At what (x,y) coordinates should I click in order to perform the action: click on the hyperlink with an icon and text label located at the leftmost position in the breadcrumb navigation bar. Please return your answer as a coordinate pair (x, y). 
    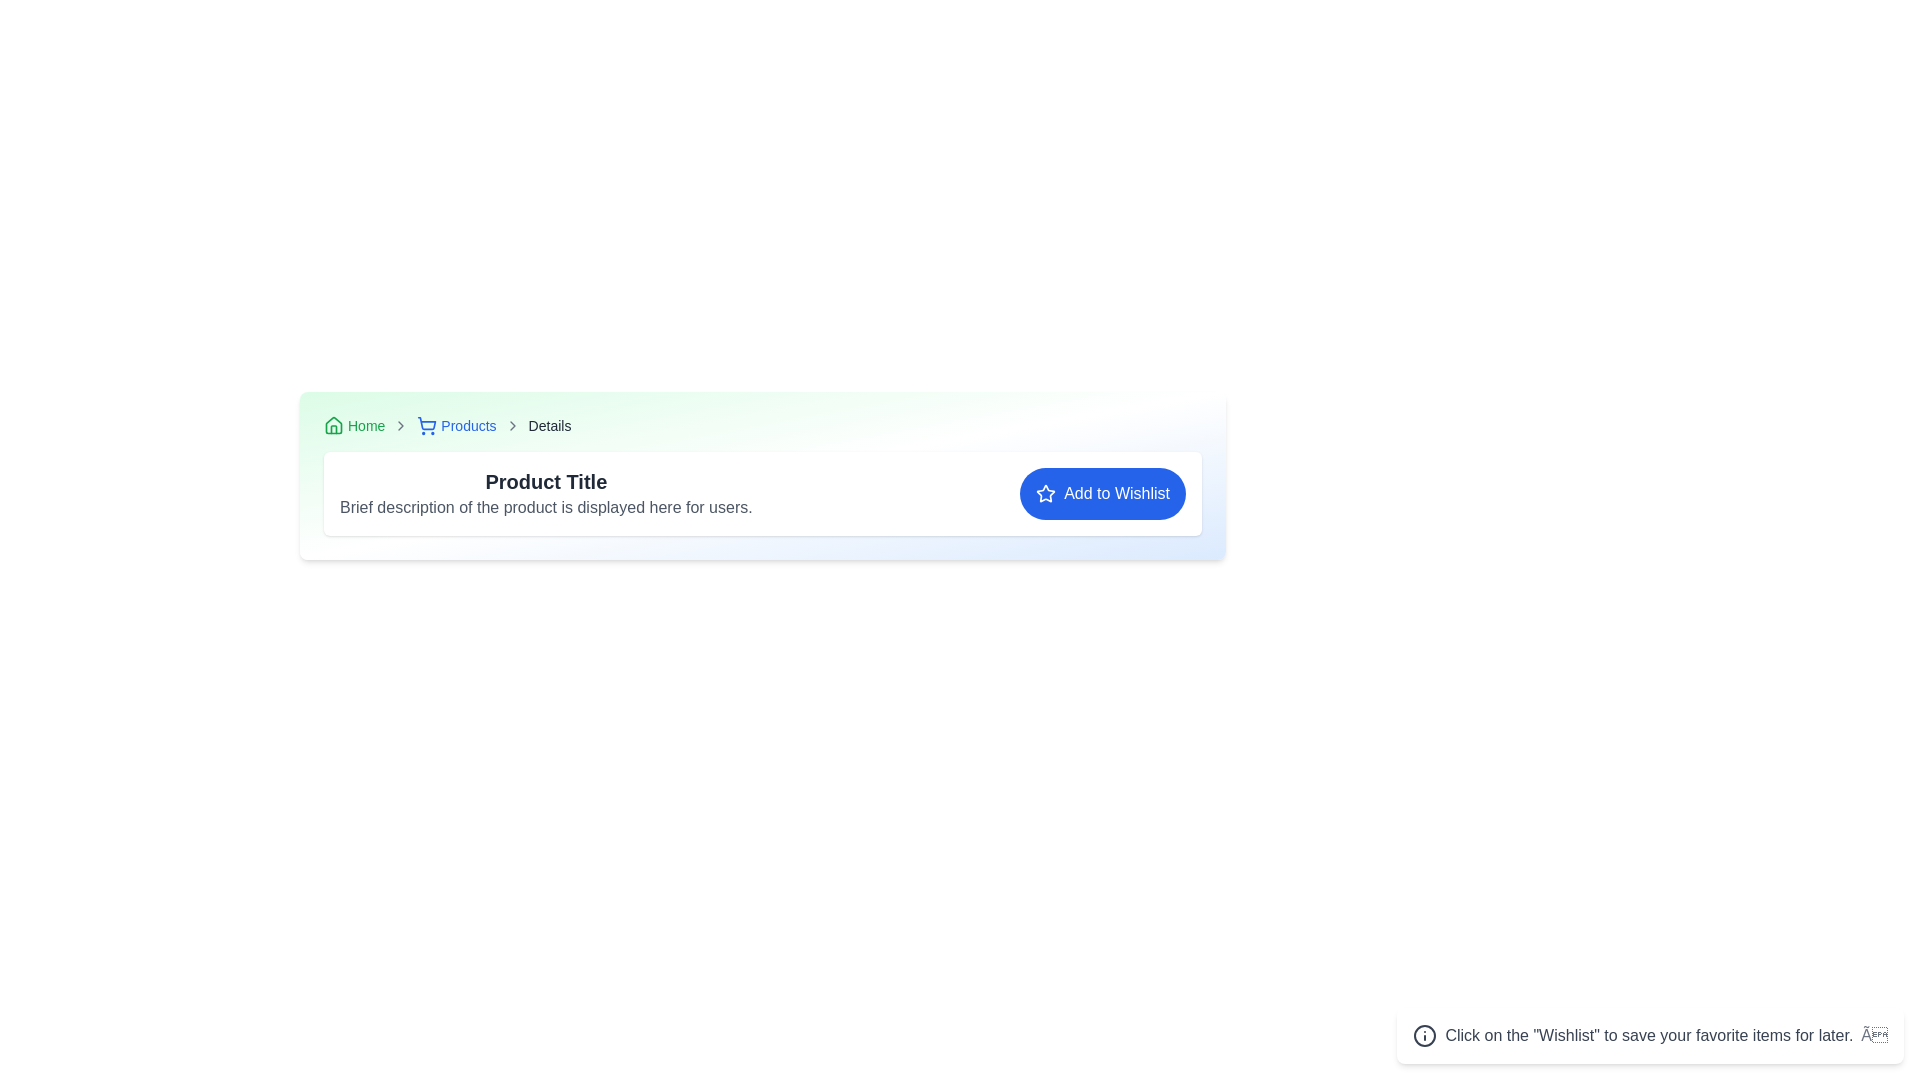
    Looking at the image, I should click on (354, 424).